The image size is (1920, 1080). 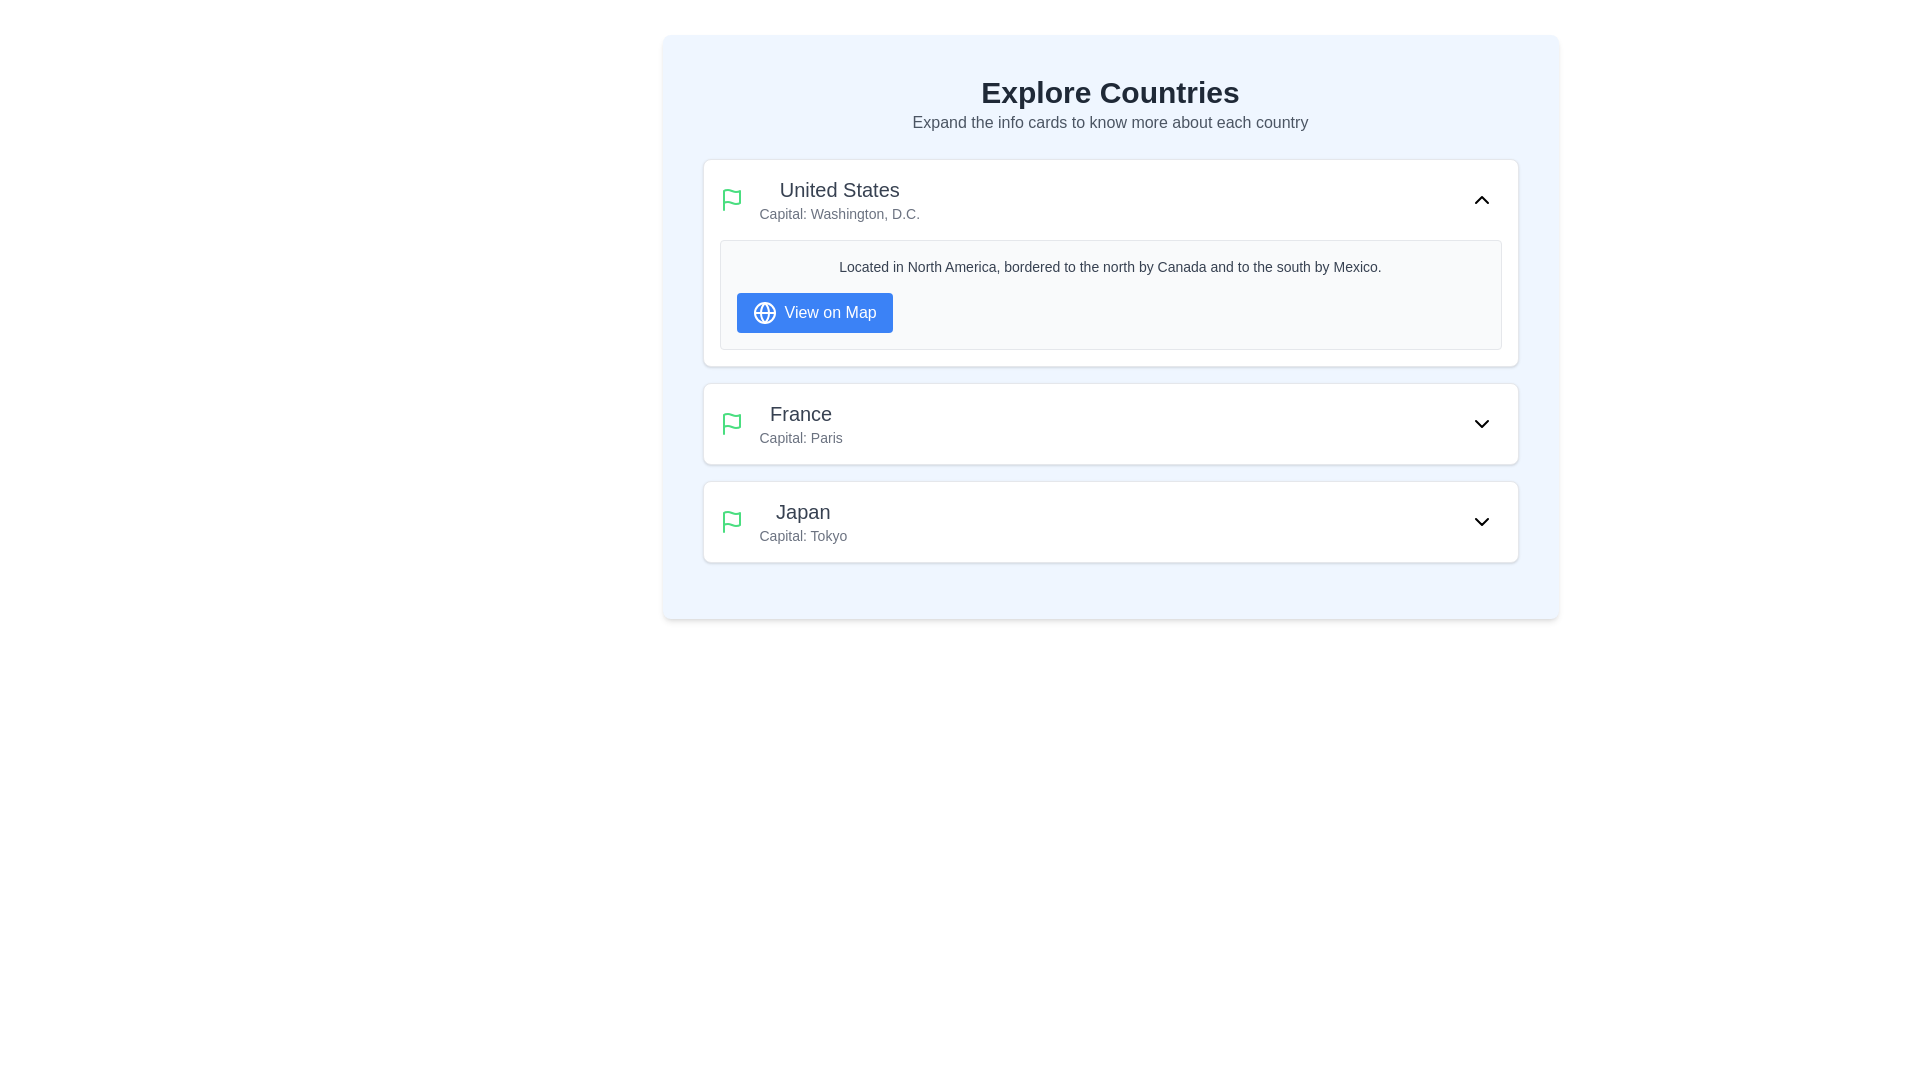 What do you see at coordinates (1481, 423) in the screenshot?
I see `the toggle icon in the top-right corner of the 'France' card to possibly display a tooltip` at bounding box center [1481, 423].